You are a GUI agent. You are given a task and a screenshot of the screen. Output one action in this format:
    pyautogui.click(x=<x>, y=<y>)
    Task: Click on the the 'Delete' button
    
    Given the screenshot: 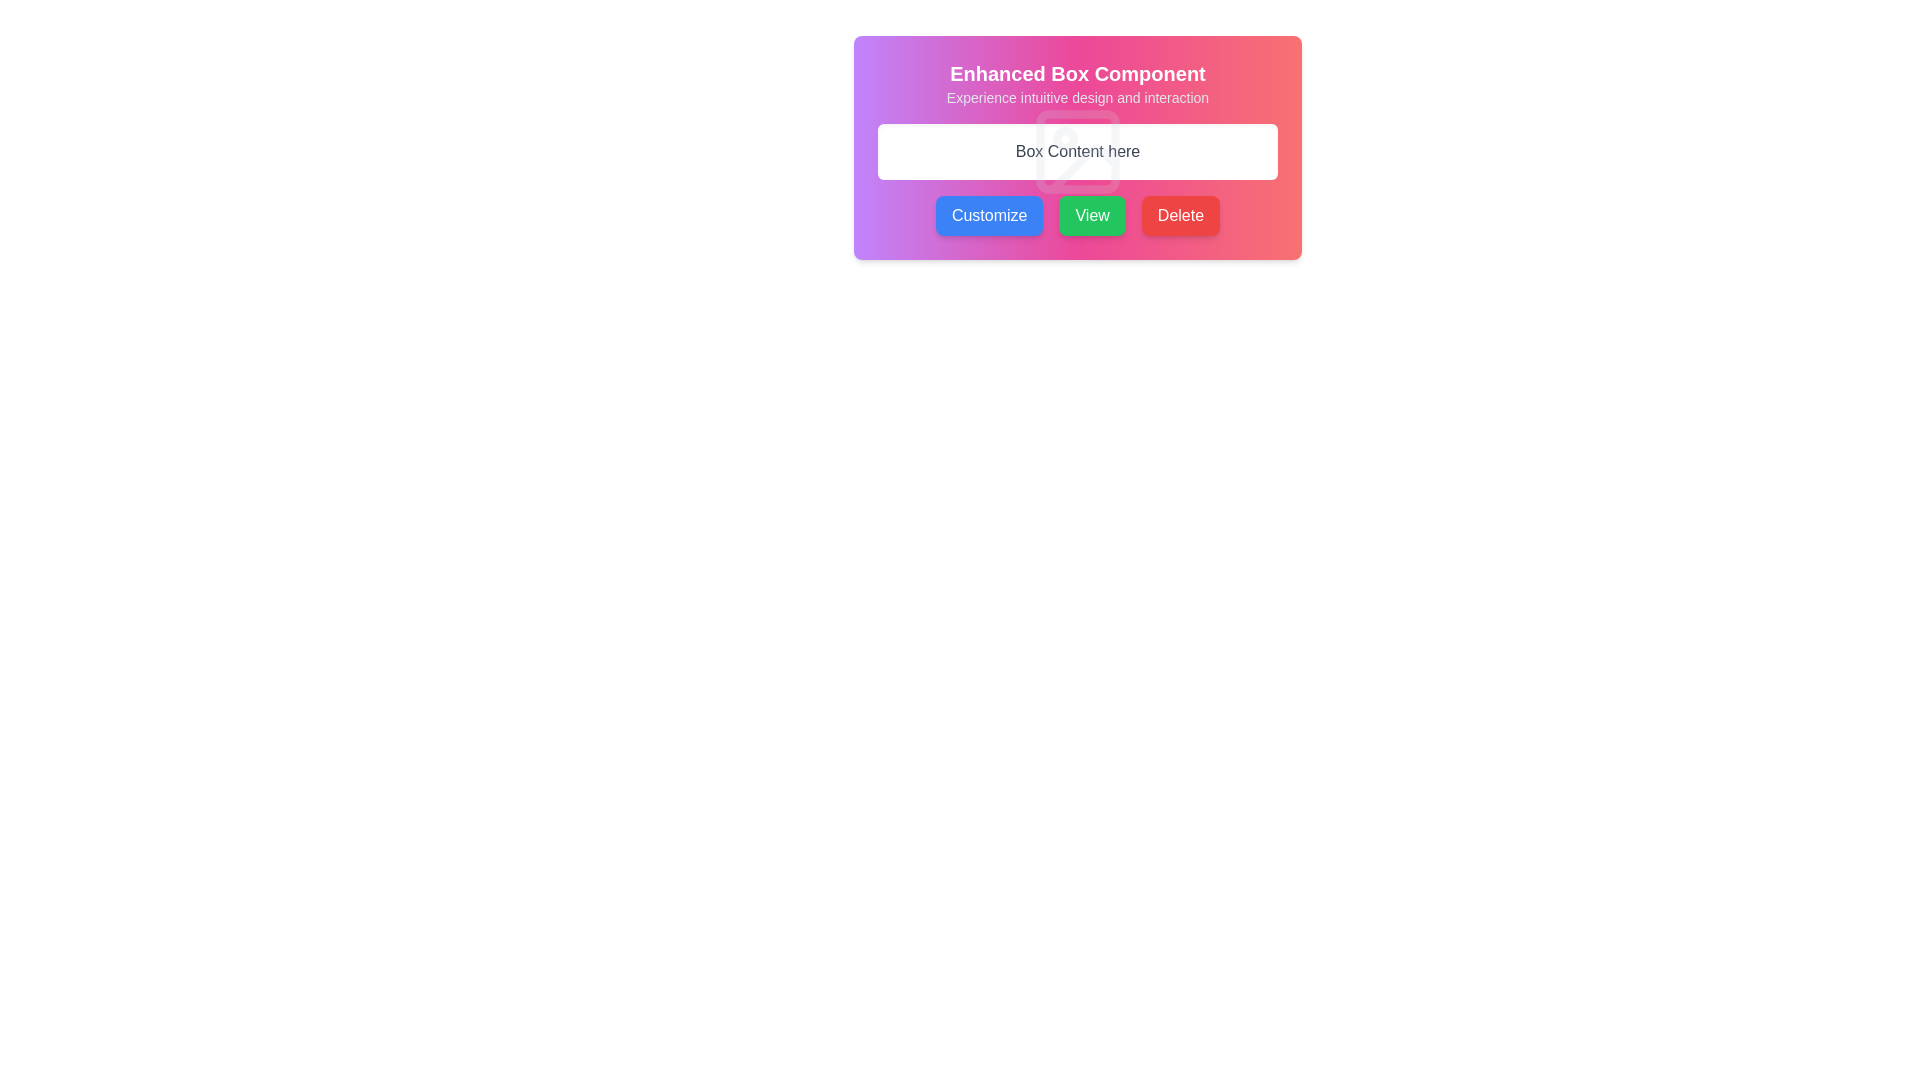 What is the action you would take?
    pyautogui.click(x=1180, y=216)
    